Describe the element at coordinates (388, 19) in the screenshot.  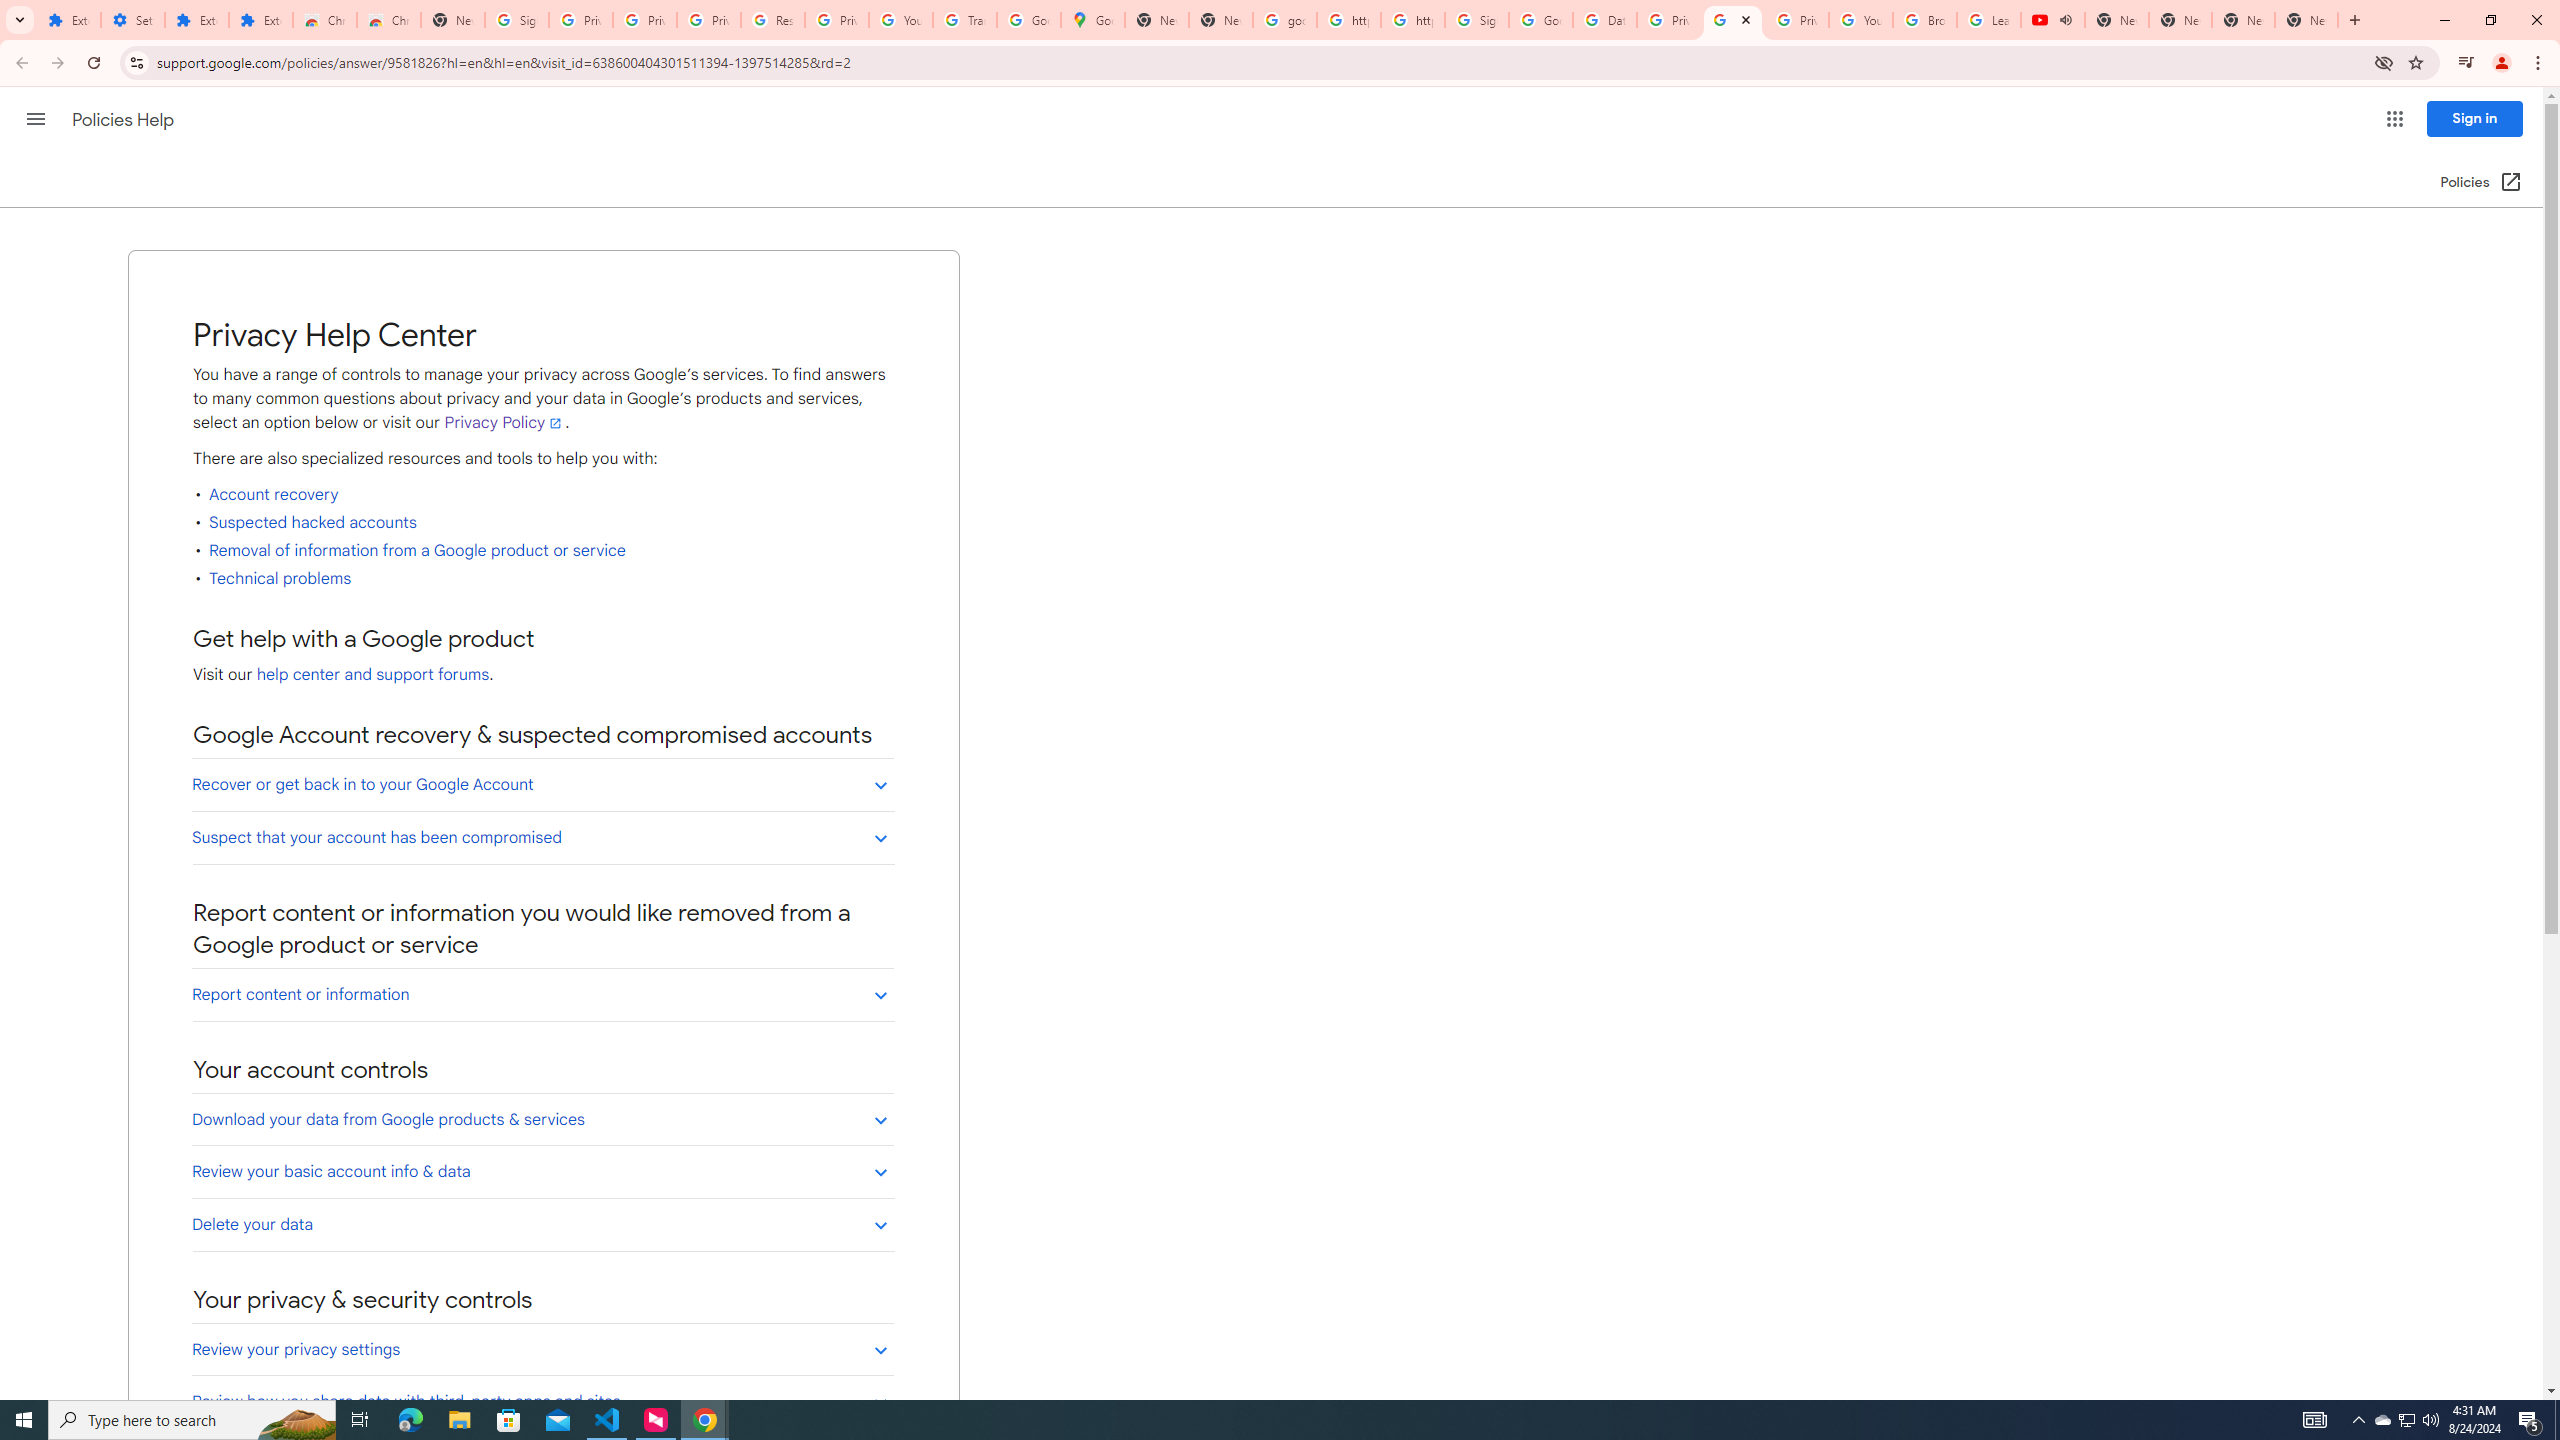
I see `'Chrome Web Store - Themes'` at that location.